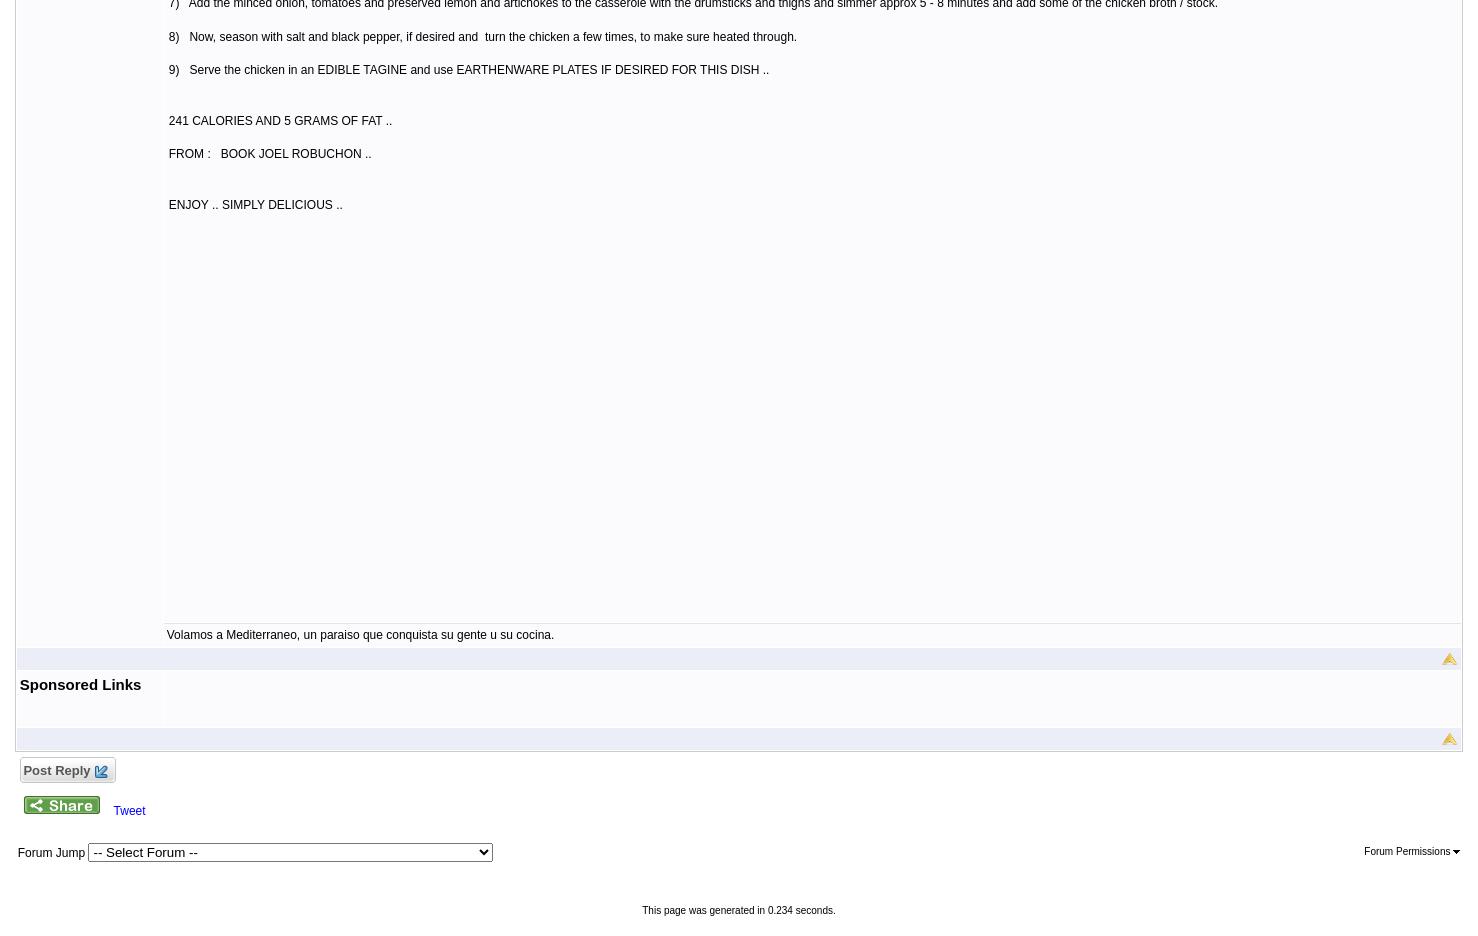  What do you see at coordinates (19, 769) in the screenshot?
I see `'Post Reply'` at bounding box center [19, 769].